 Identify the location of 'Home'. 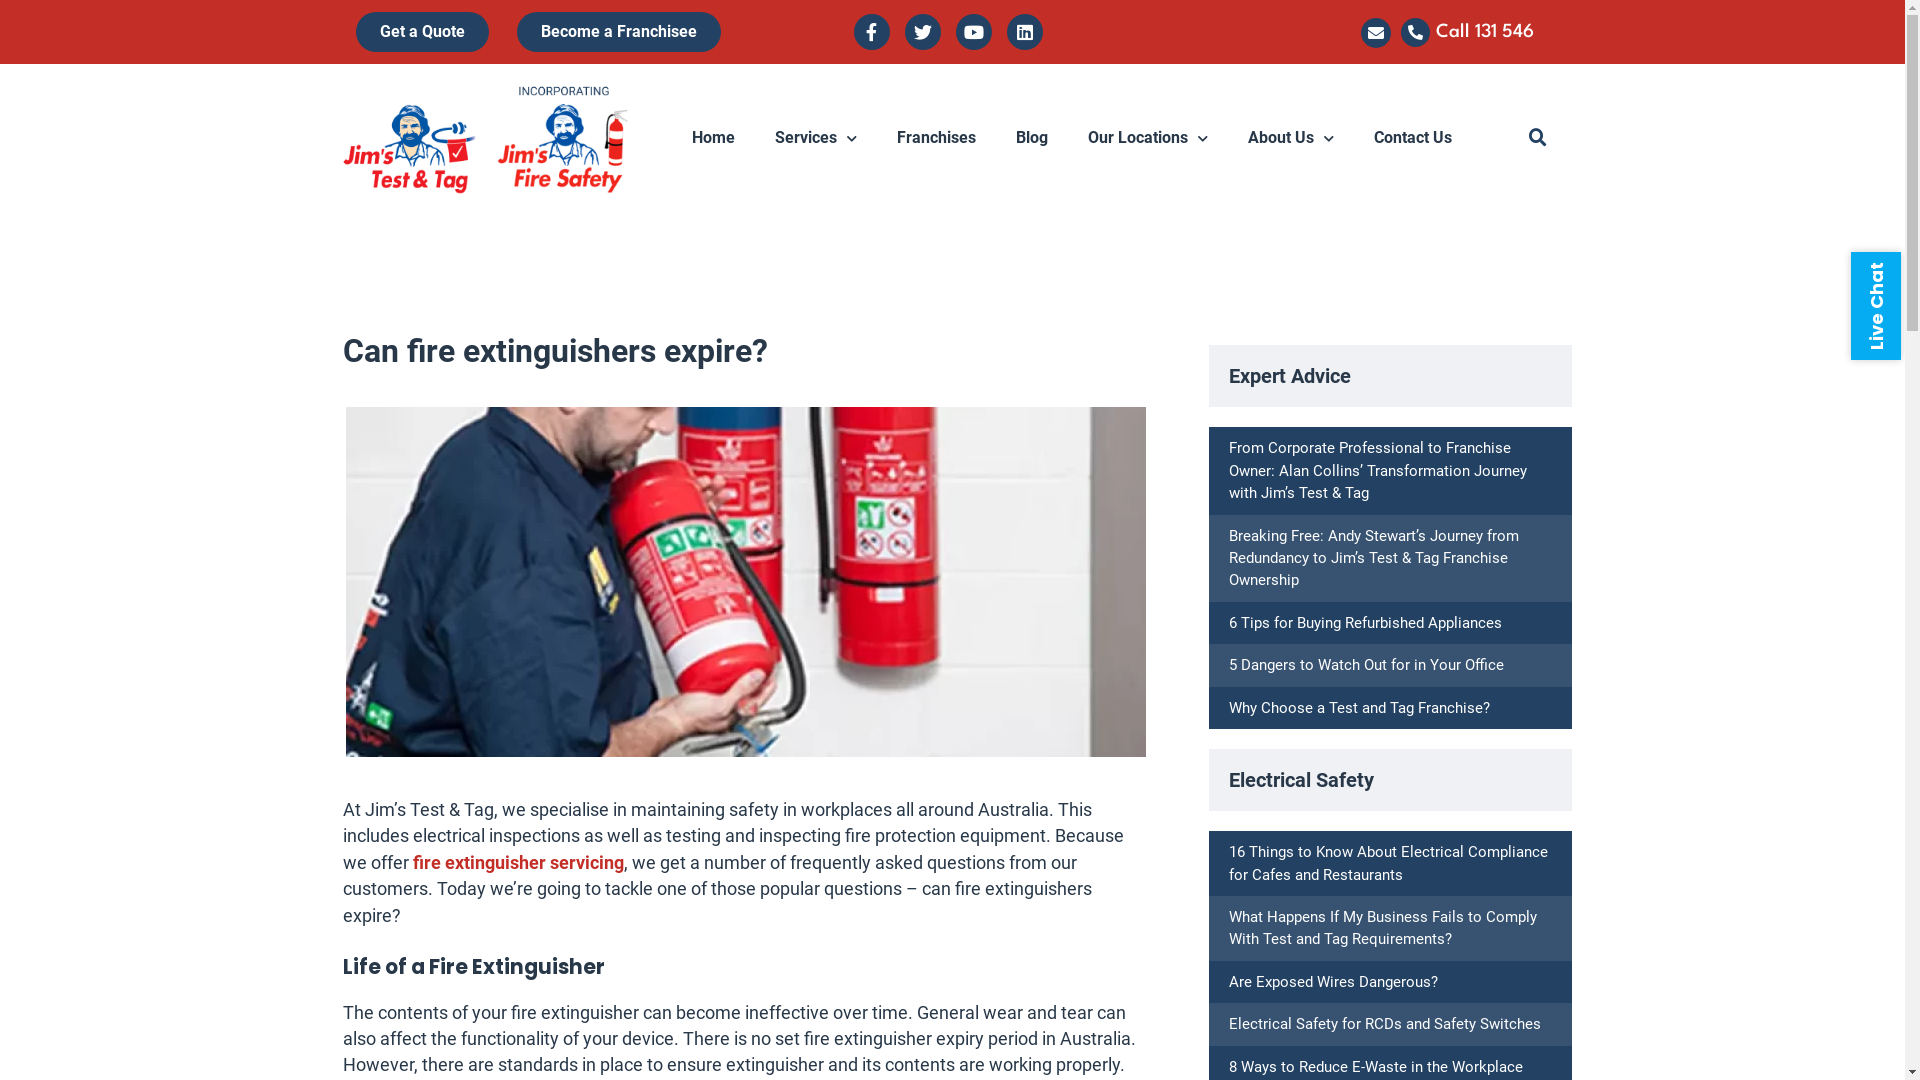
(713, 137).